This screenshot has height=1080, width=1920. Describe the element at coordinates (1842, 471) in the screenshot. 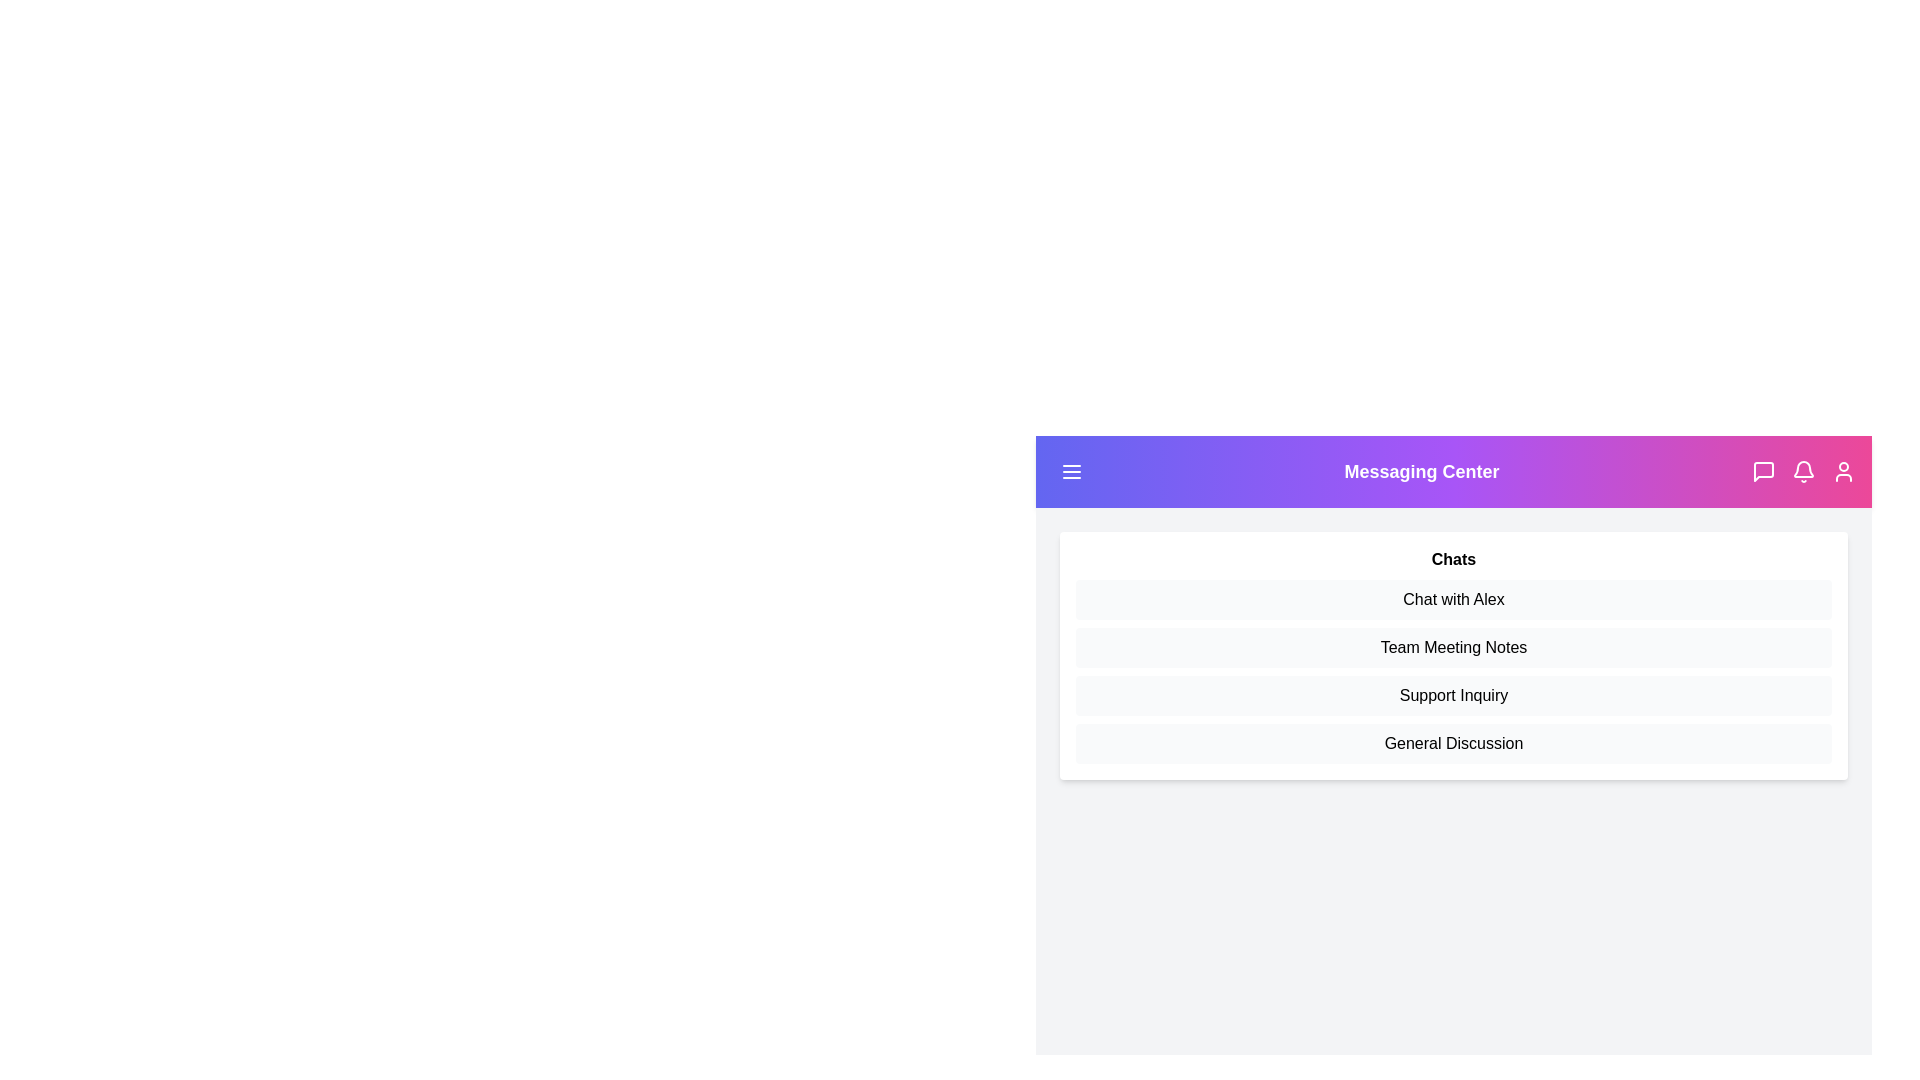

I see `user profile icon in the top-right corner` at that location.